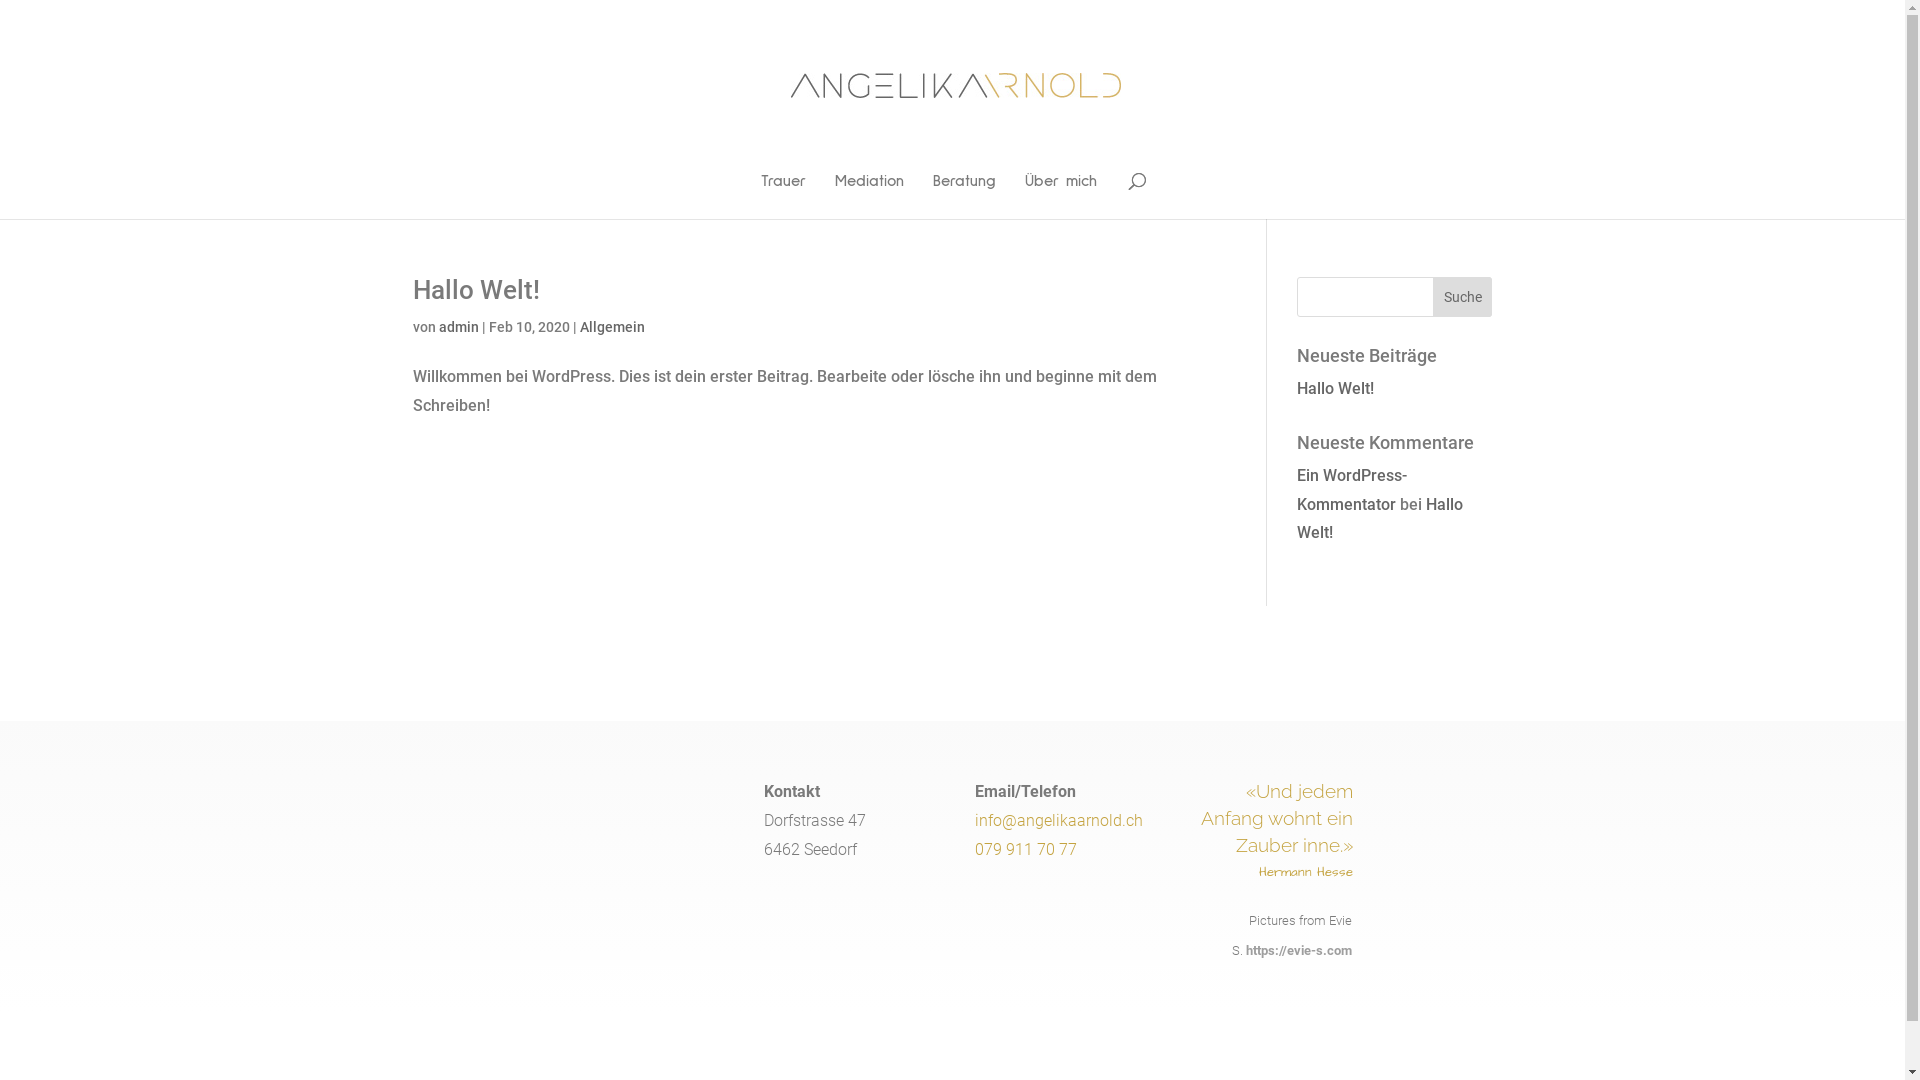  I want to click on 'Trauer', so click(782, 196).